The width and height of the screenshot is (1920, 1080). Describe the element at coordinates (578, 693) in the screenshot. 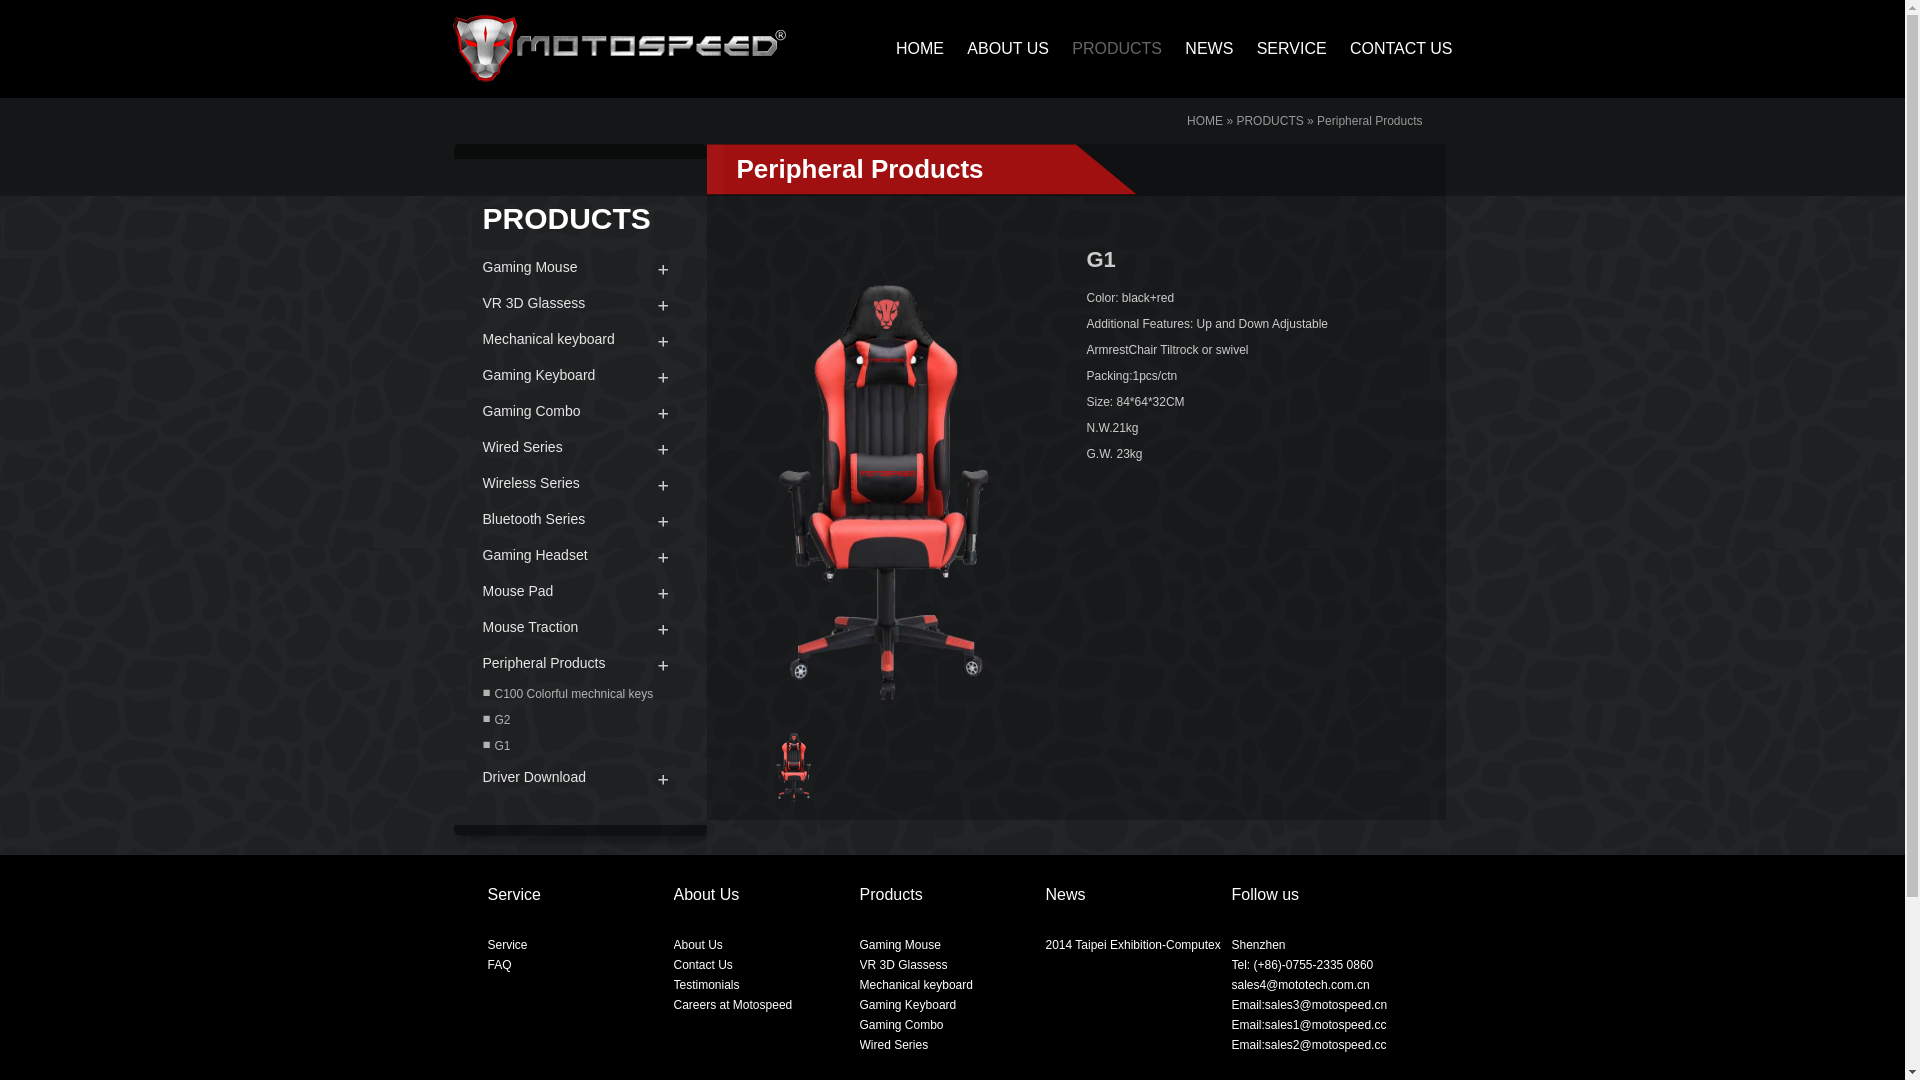

I see `'C100 Colorful mechnical keys'` at that location.